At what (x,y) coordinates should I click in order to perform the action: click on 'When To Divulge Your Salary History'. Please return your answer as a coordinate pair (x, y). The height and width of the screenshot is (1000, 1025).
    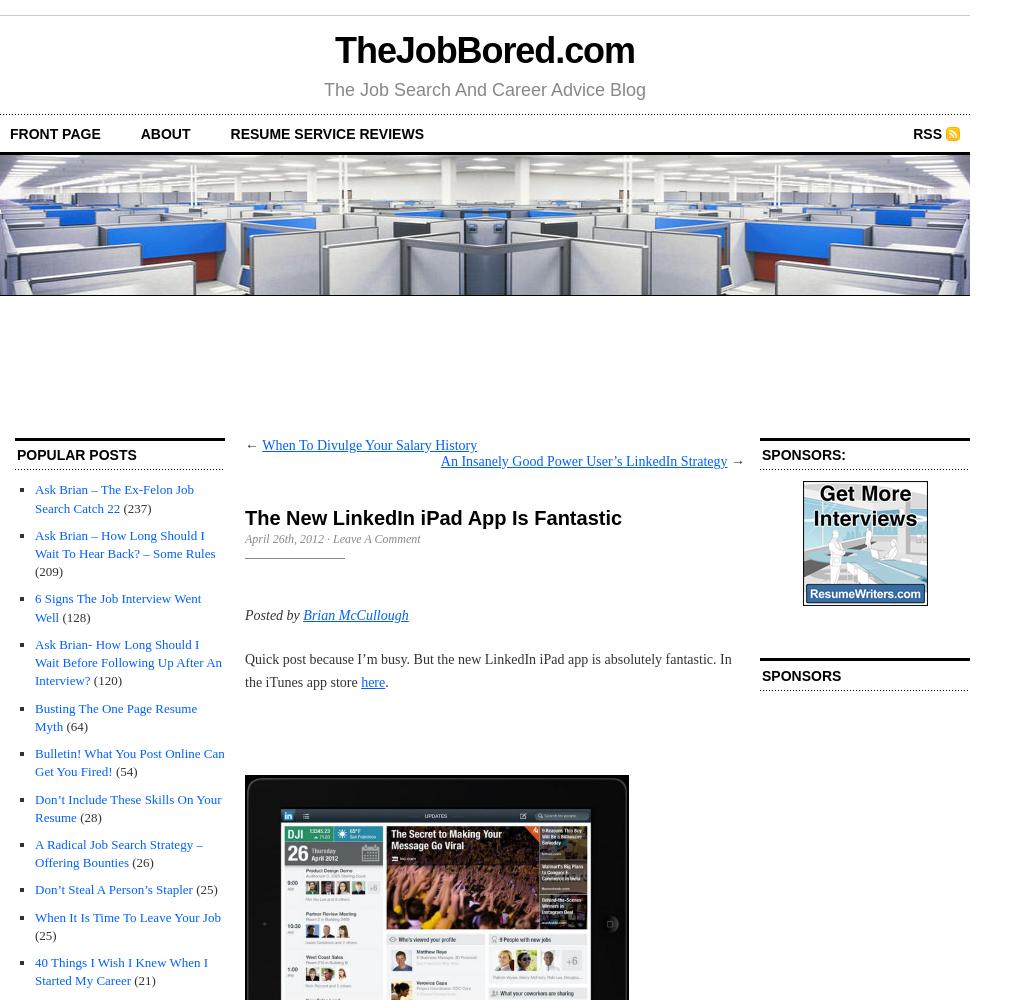
    Looking at the image, I should click on (368, 443).